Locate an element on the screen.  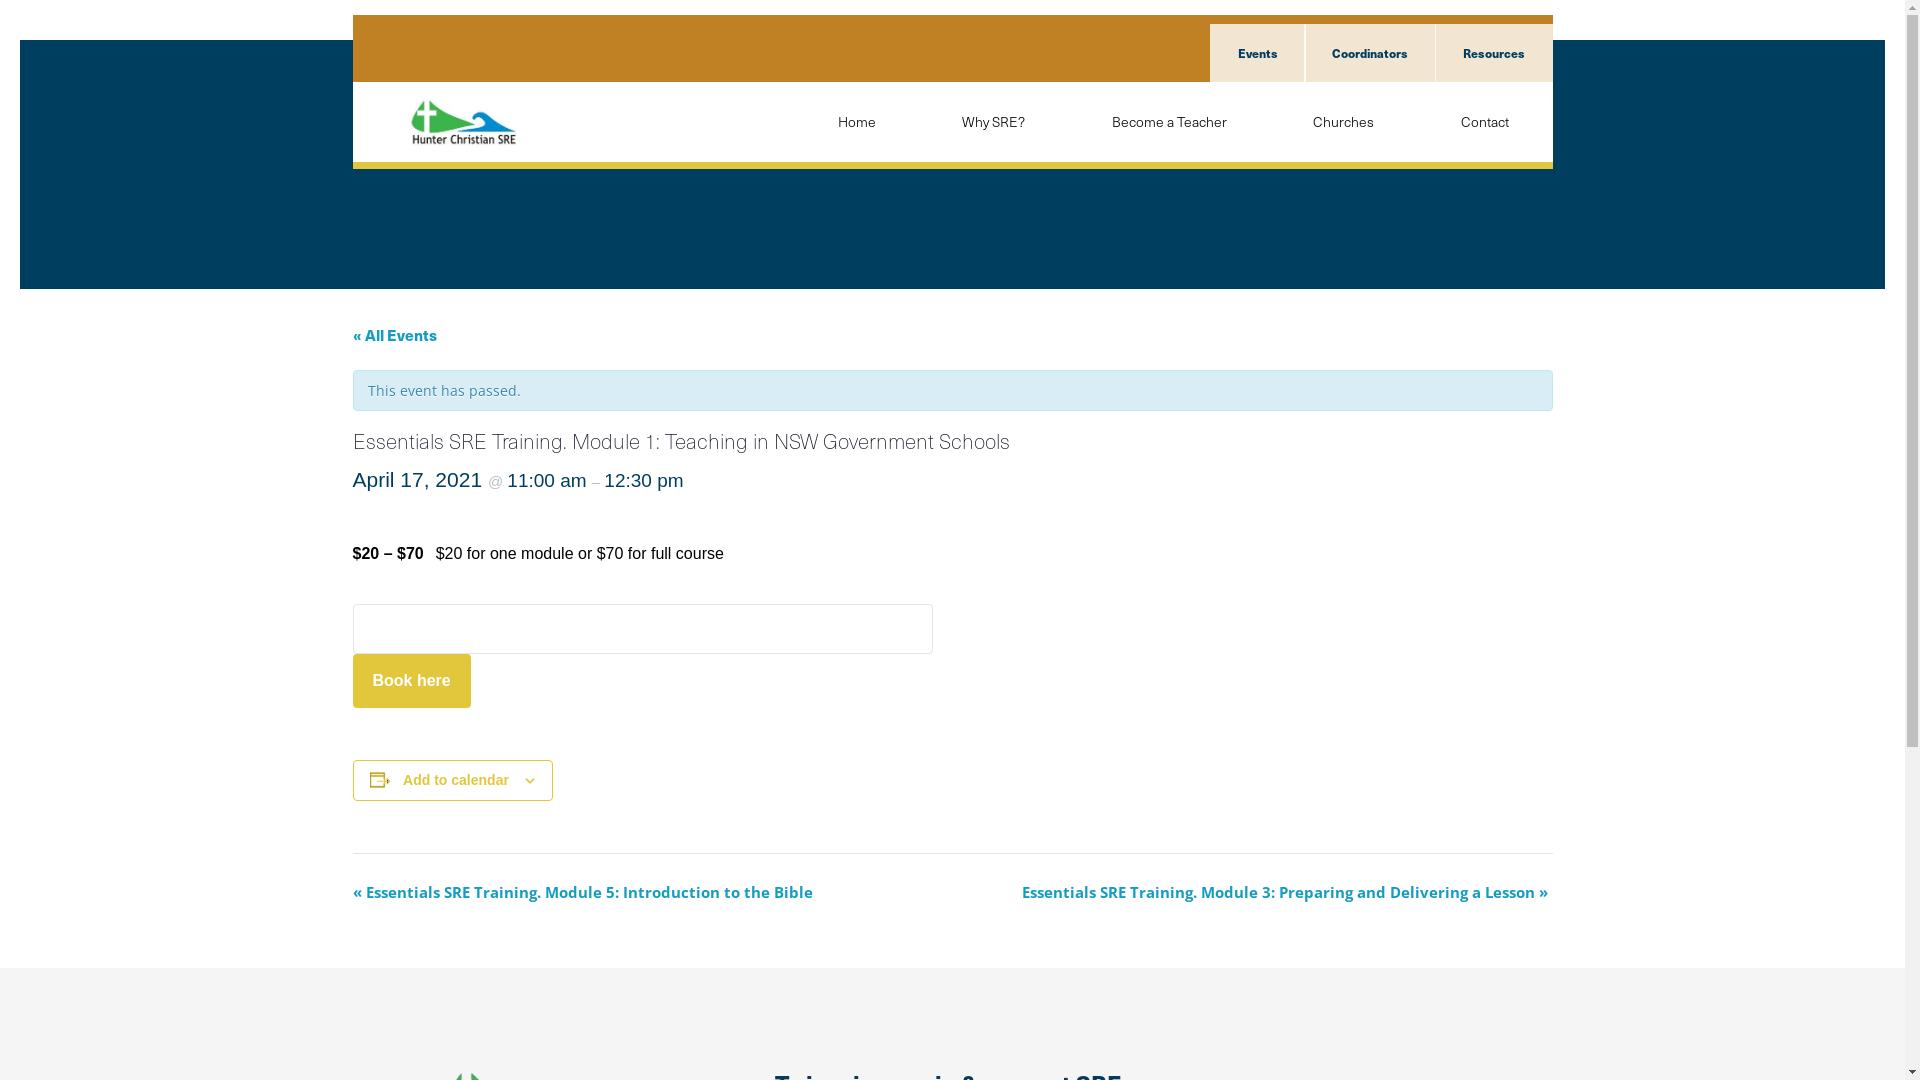
'Book here' is located at coordinates (410, 680).